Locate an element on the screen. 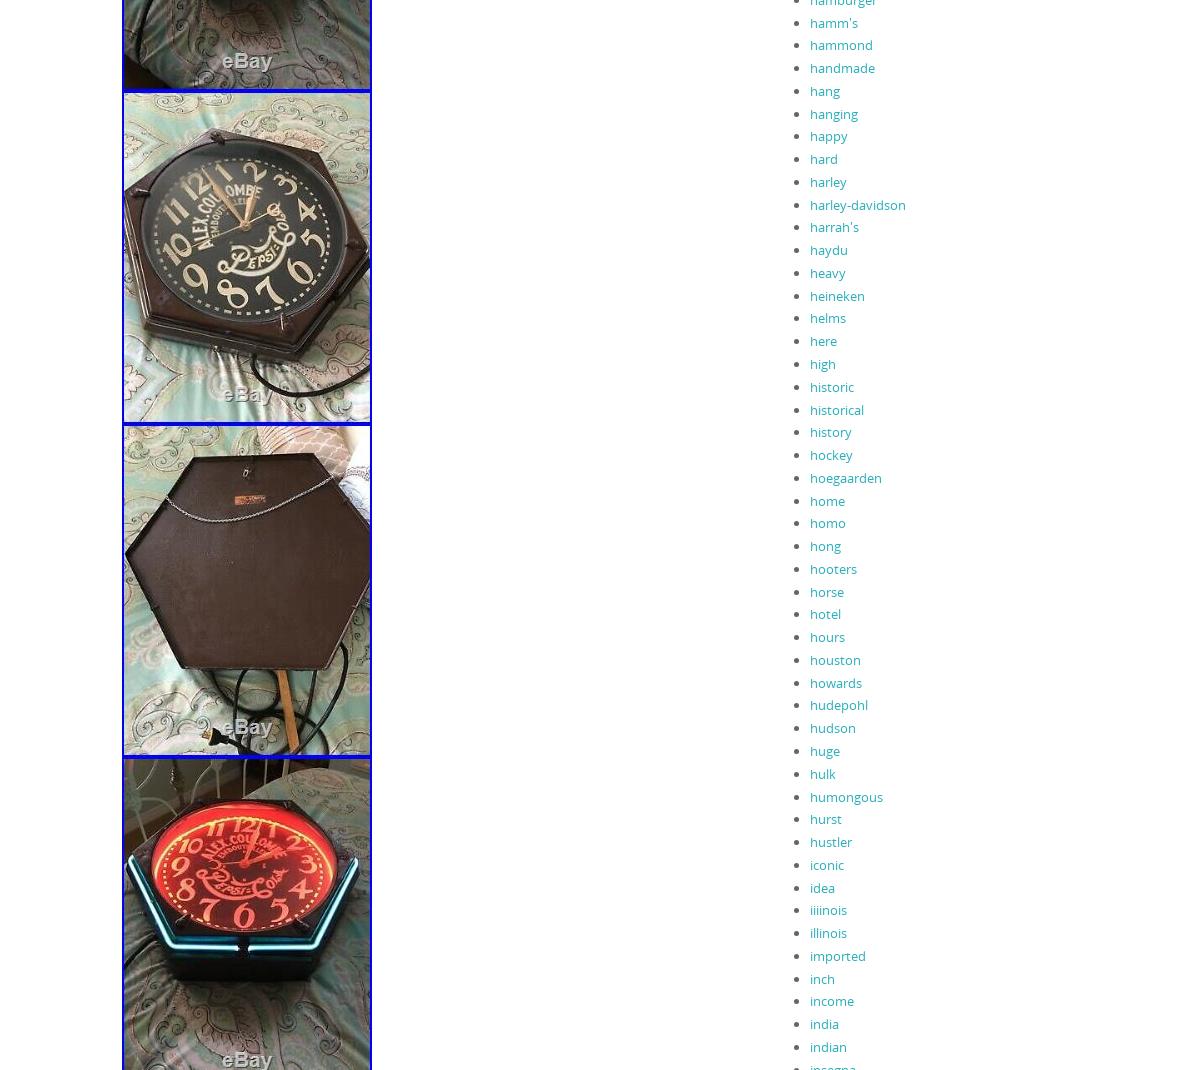 This screenshot has height=1070, width=1184. 'handmade' is located at coordinates (841, 67).